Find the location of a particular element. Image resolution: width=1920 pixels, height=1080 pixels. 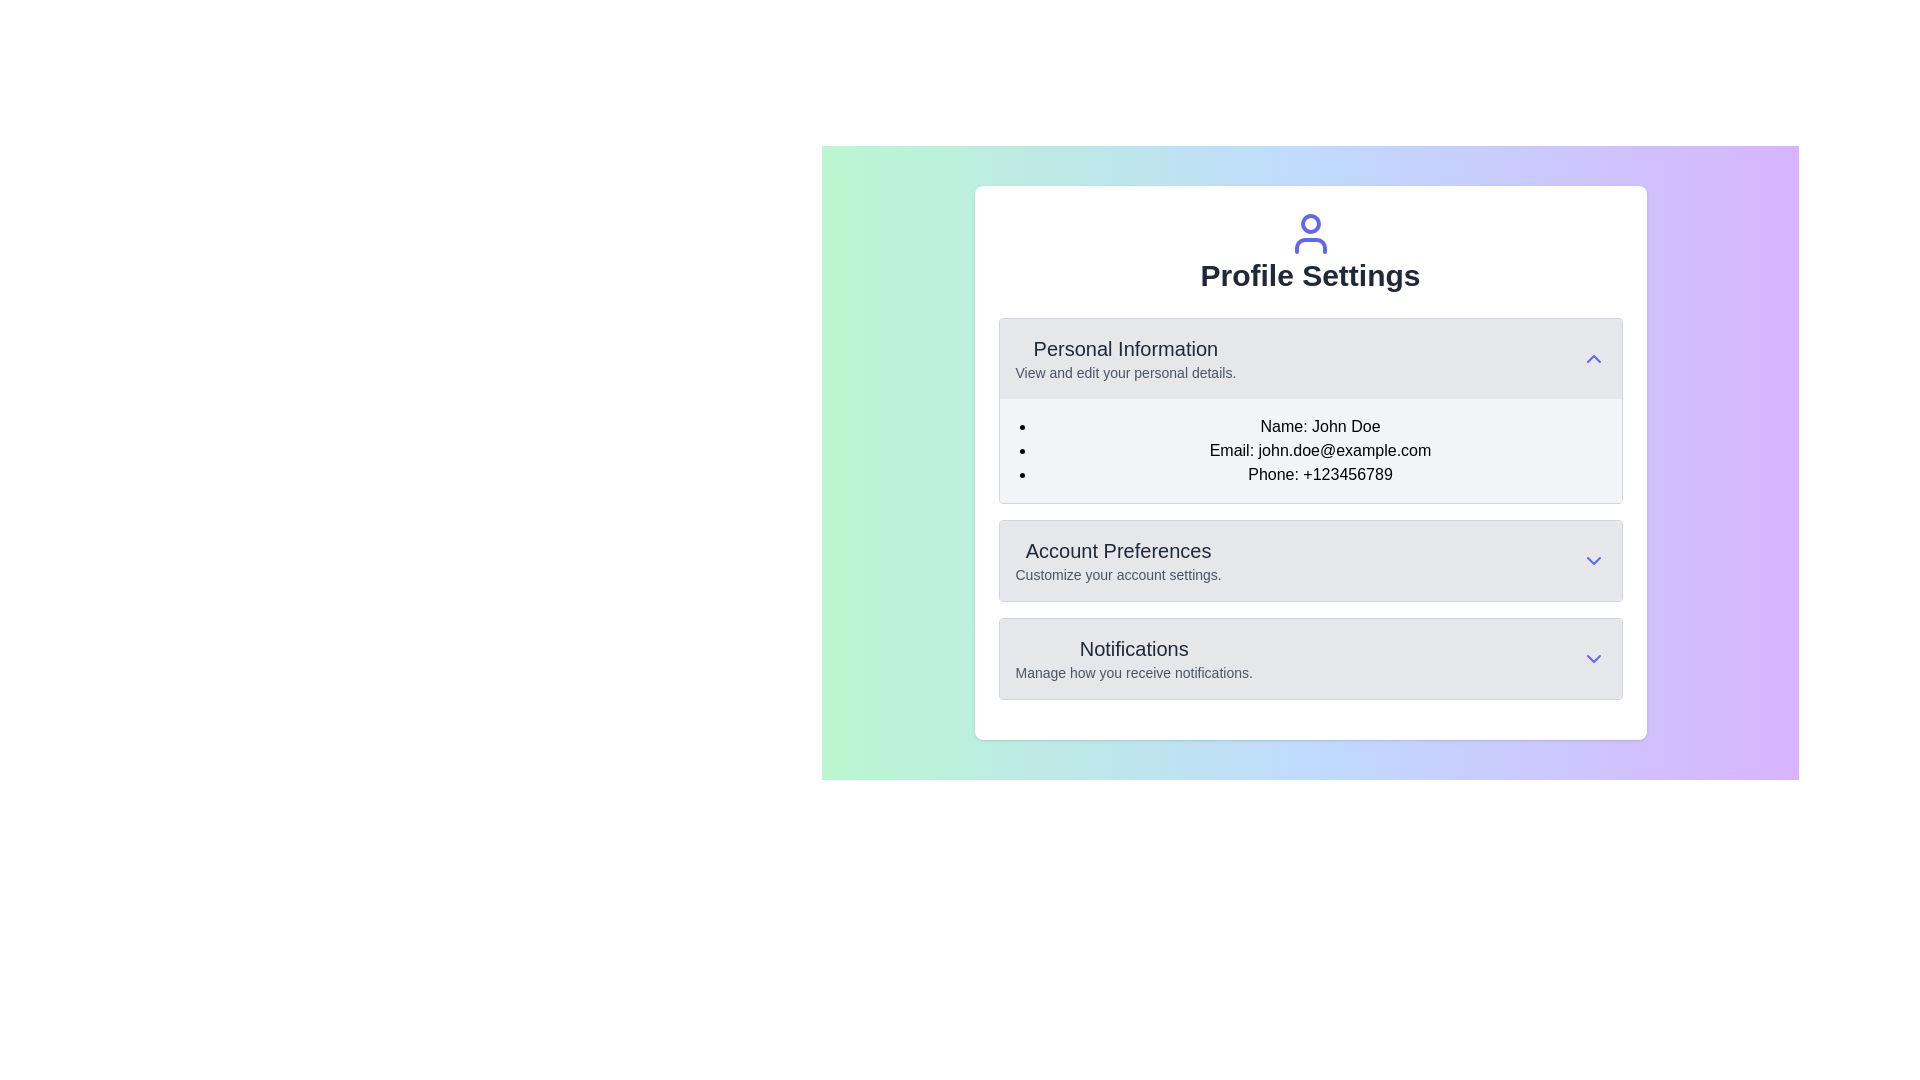

the downward-pointing chevron icon styled in blue-indigo color located at the right end of the 'Notifications' section header is located at coordinates (1592, 659).